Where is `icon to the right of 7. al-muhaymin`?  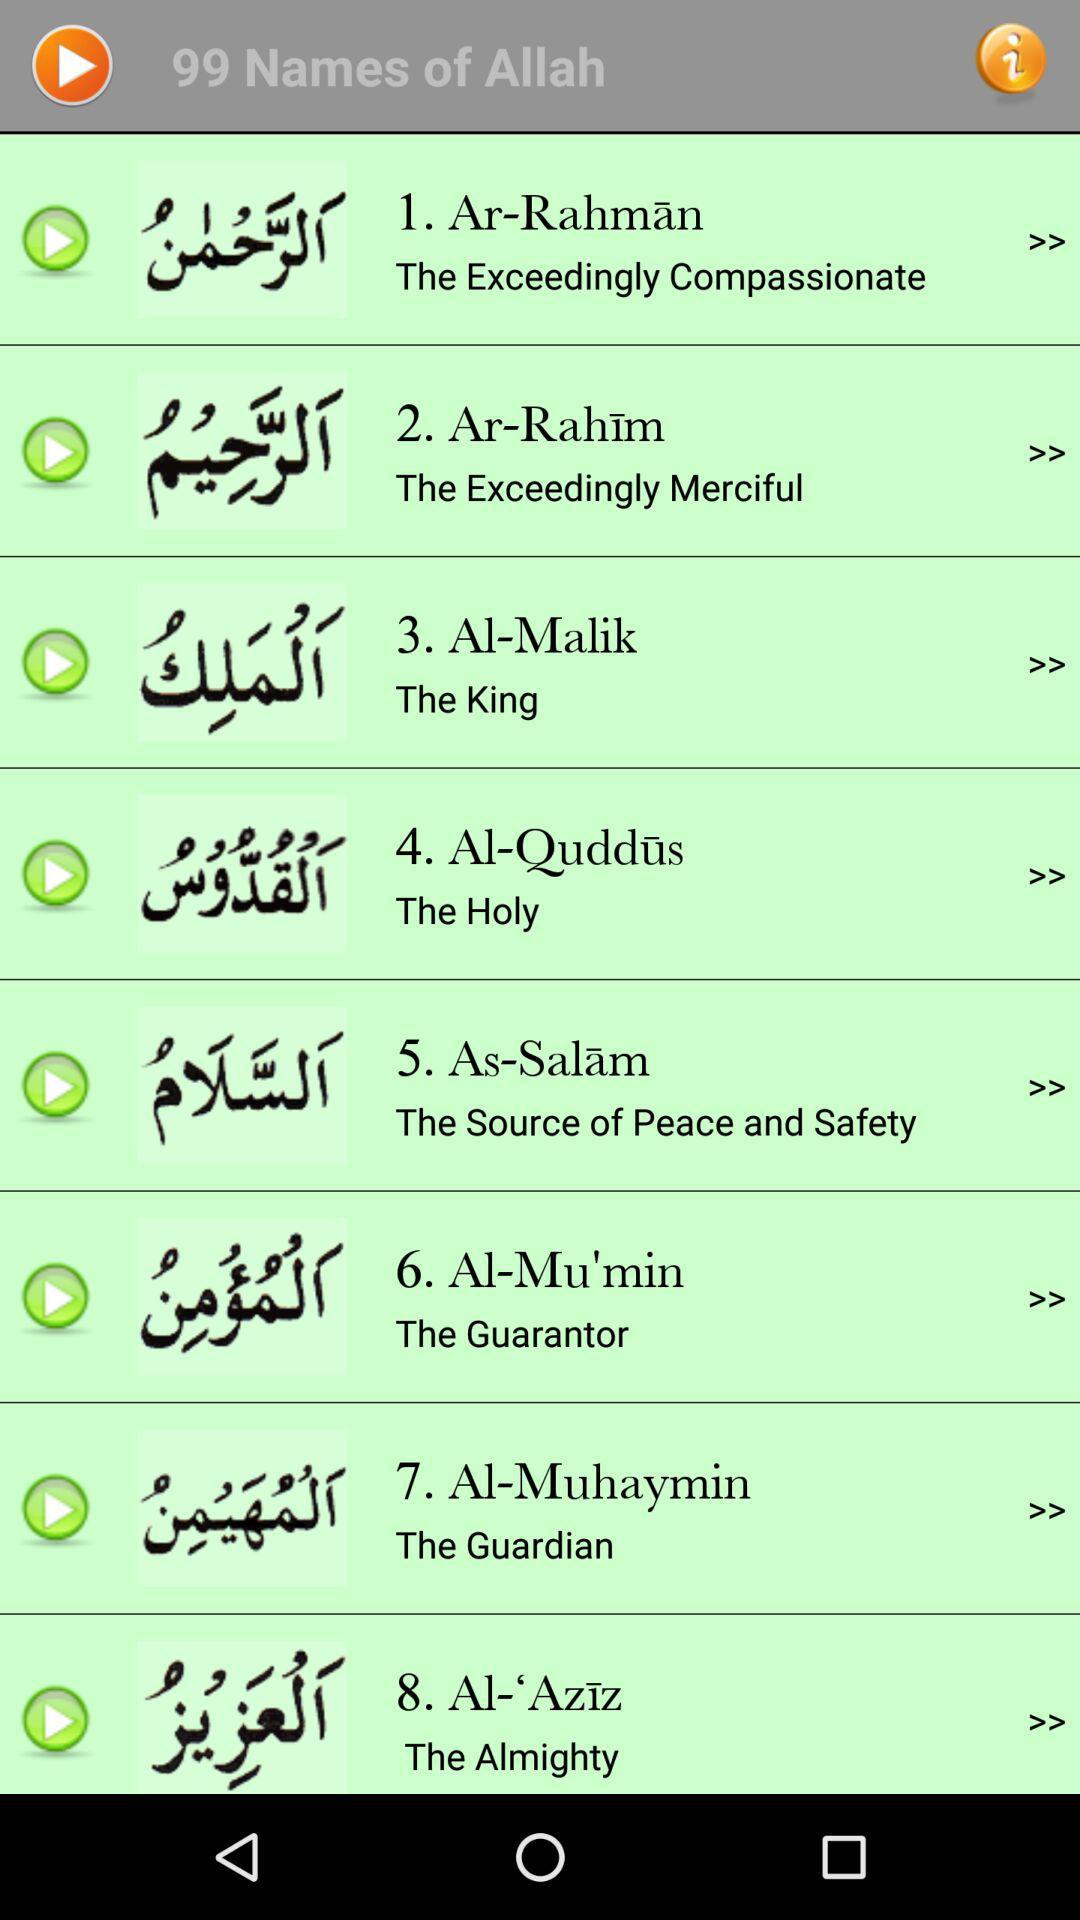 icon to the right of 7. al-muhaymin is located at coordinates (1045, 1508).